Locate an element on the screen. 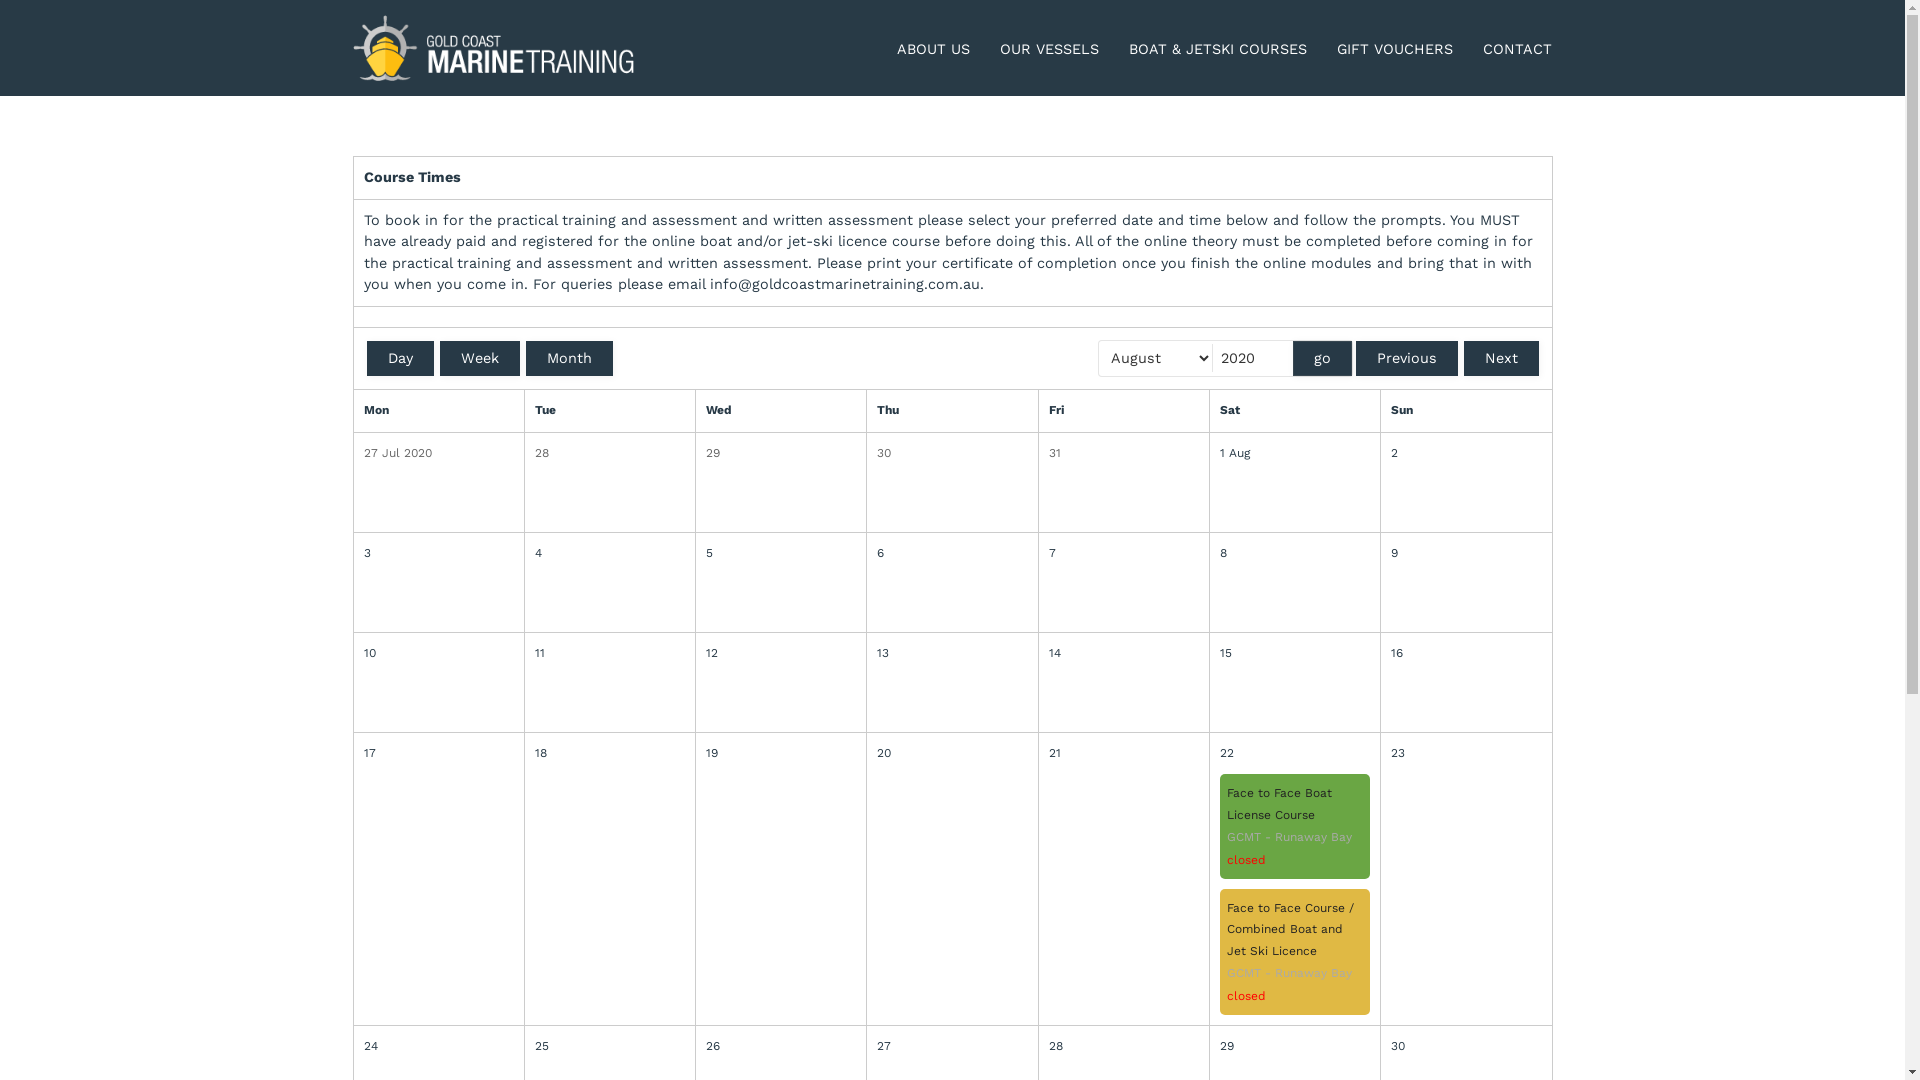 This screenshot has width=1920, height=1080. '2' is located at coordinates (1465, 454).